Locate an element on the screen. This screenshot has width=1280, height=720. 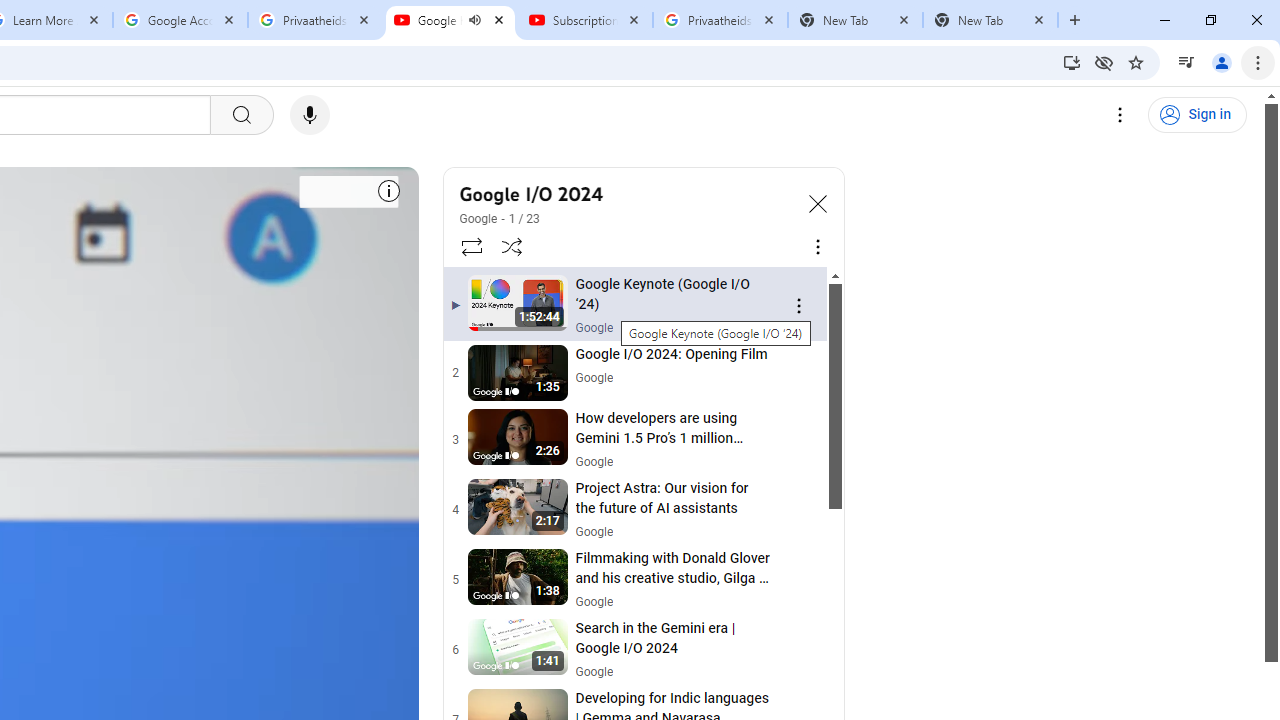
'Shuffle playlist' is located at coordinates (512, 245).